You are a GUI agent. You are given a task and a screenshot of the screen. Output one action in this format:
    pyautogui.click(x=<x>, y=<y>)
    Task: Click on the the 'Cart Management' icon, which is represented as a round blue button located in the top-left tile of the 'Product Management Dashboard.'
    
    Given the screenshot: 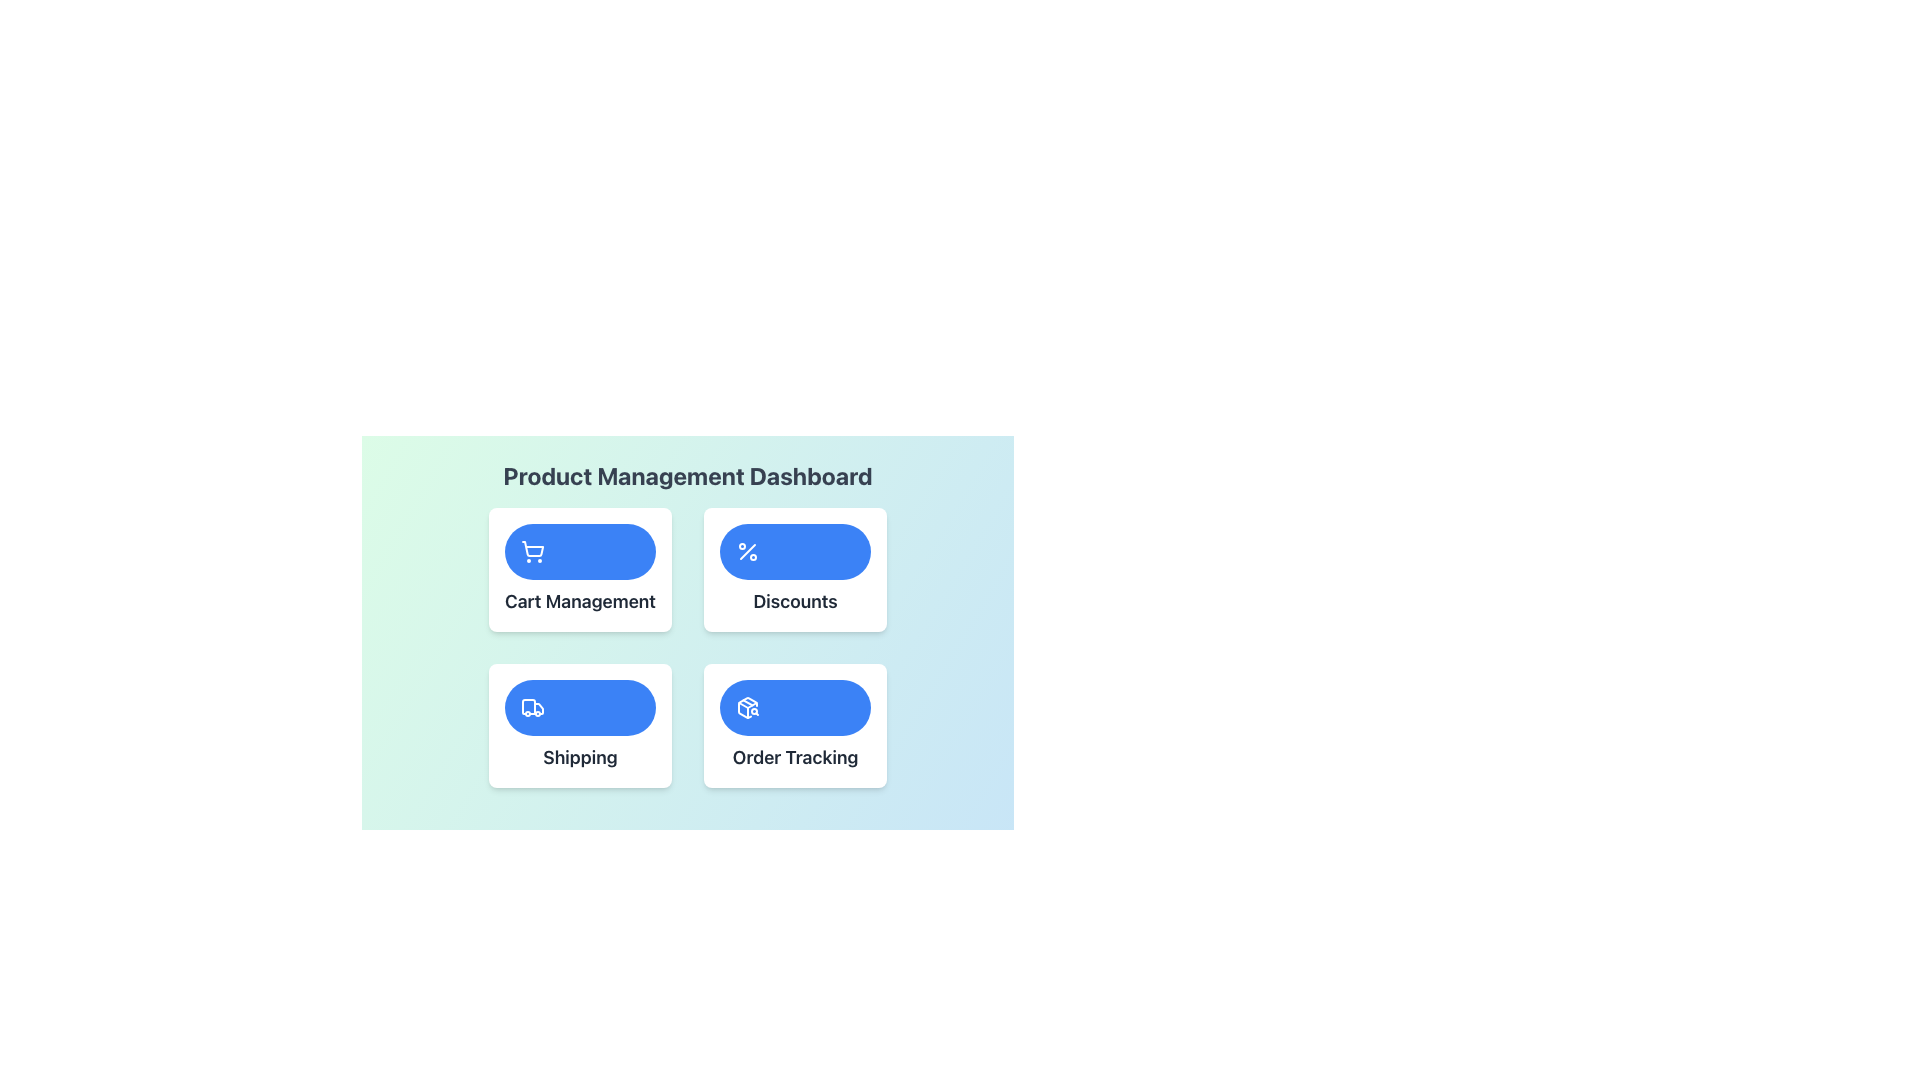 What is the action you would take?
    pyautogui.click(x=532, y=549)
    